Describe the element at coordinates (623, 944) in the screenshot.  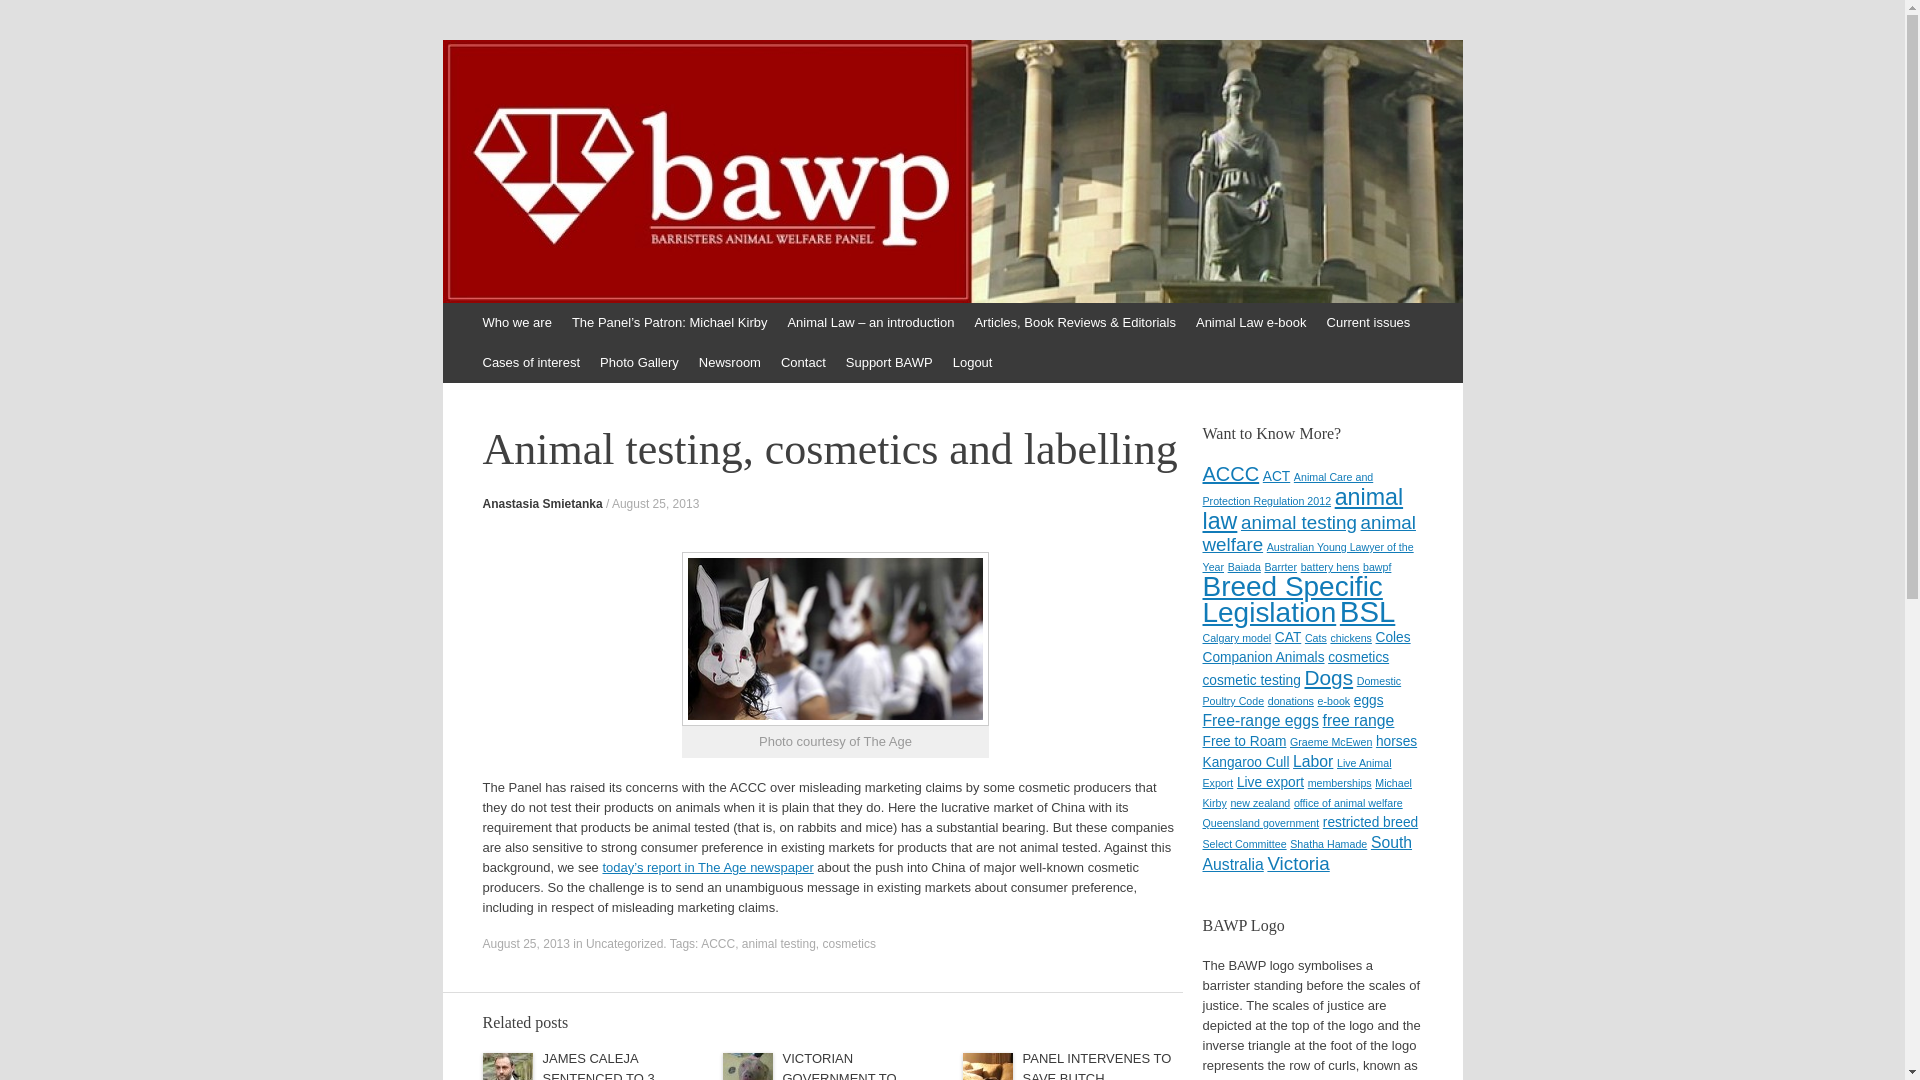
I see `'Uncategorized'` at that location.